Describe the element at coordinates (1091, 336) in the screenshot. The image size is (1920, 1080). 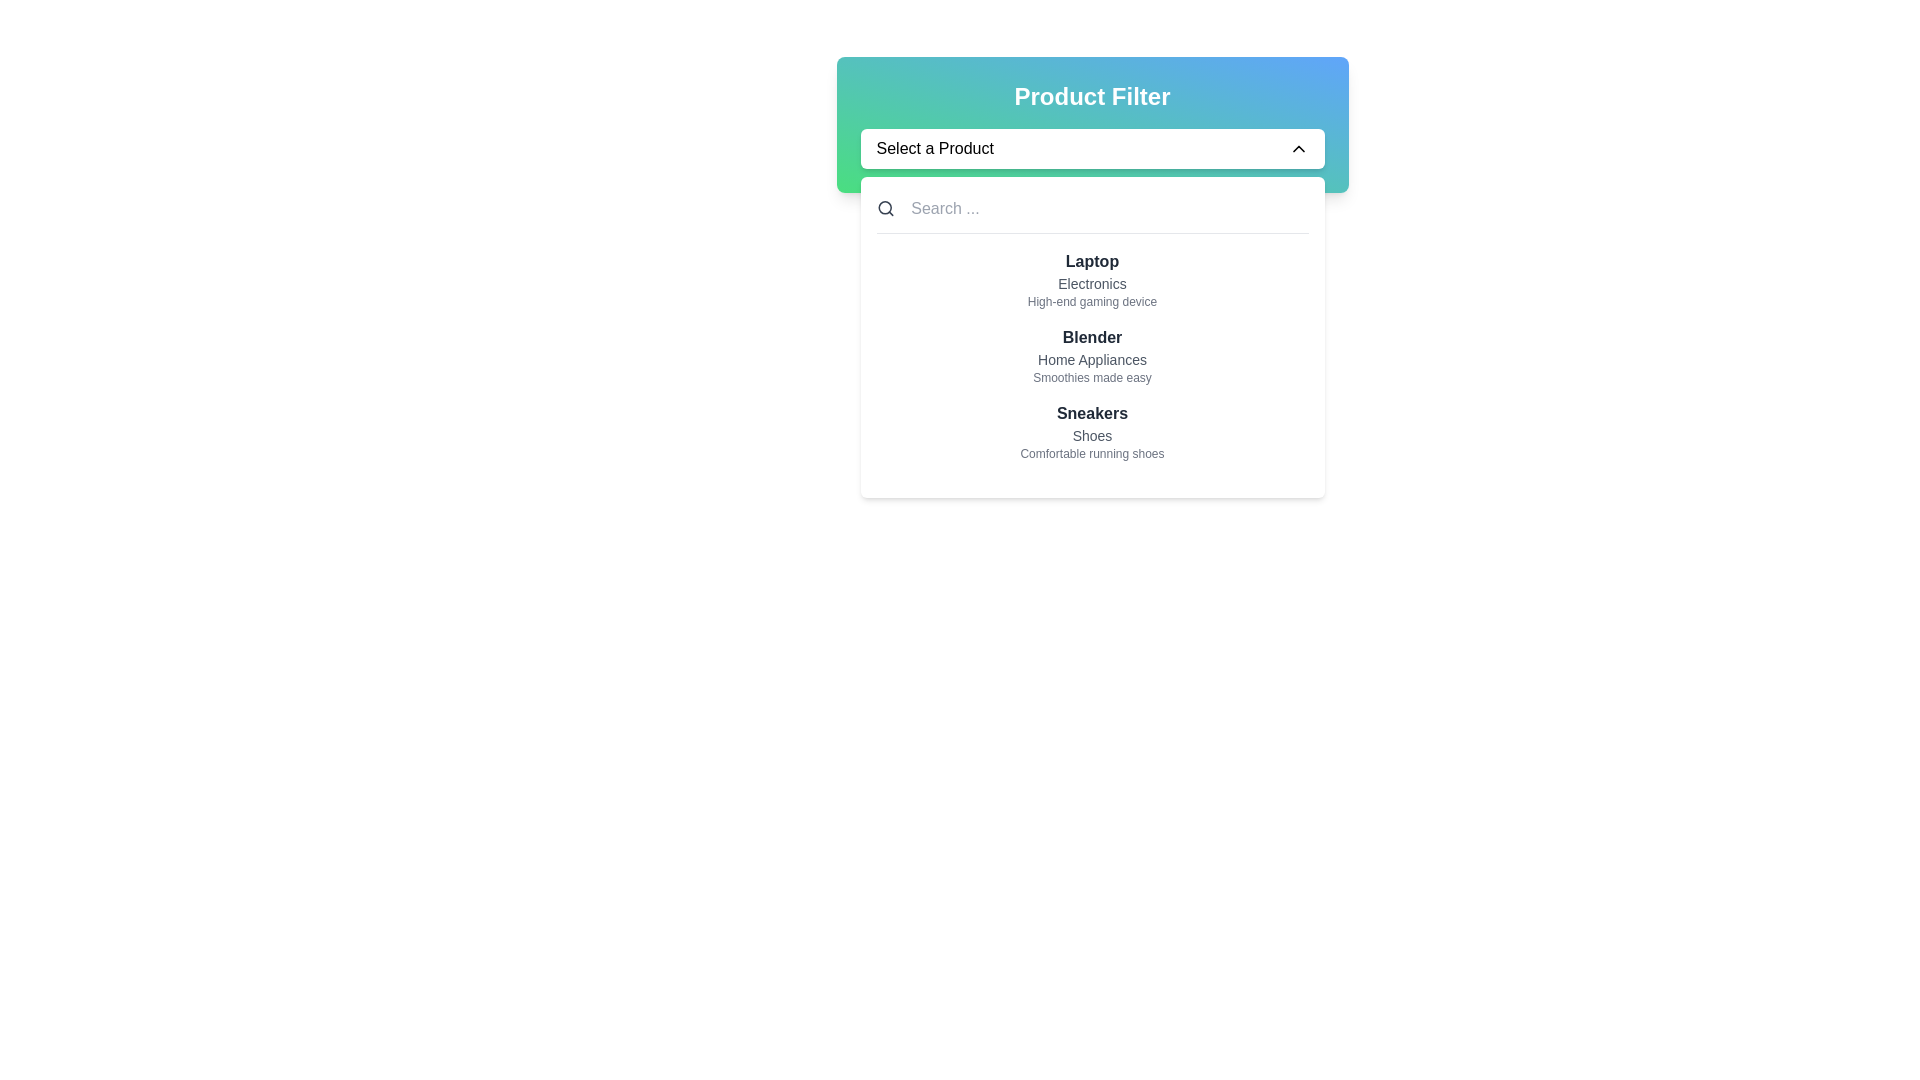
I see `the rectangular dropdown menu located beneath the 'Select a Product' input field, which features a white background, rounded corners, and a shadow effect` at that location.